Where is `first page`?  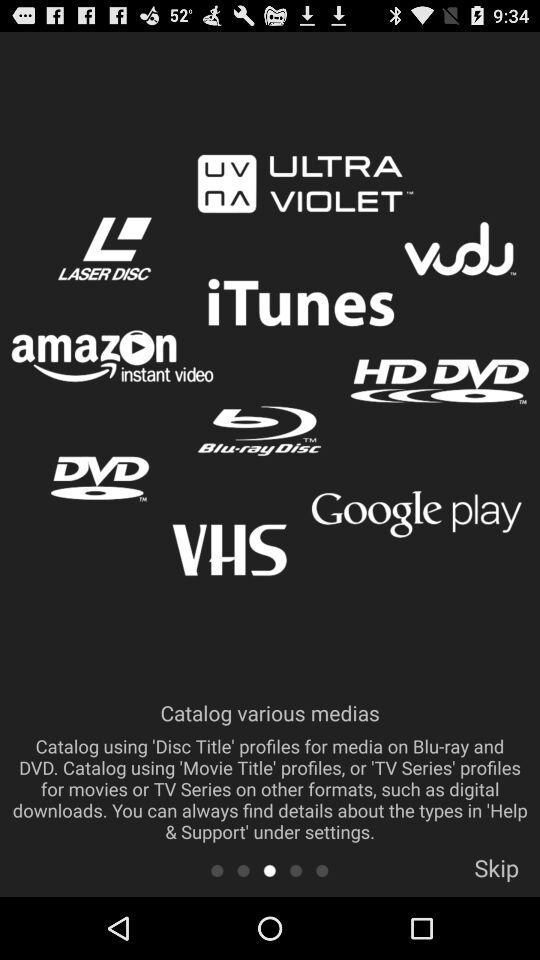 first page is located at coordinates (216, 869).